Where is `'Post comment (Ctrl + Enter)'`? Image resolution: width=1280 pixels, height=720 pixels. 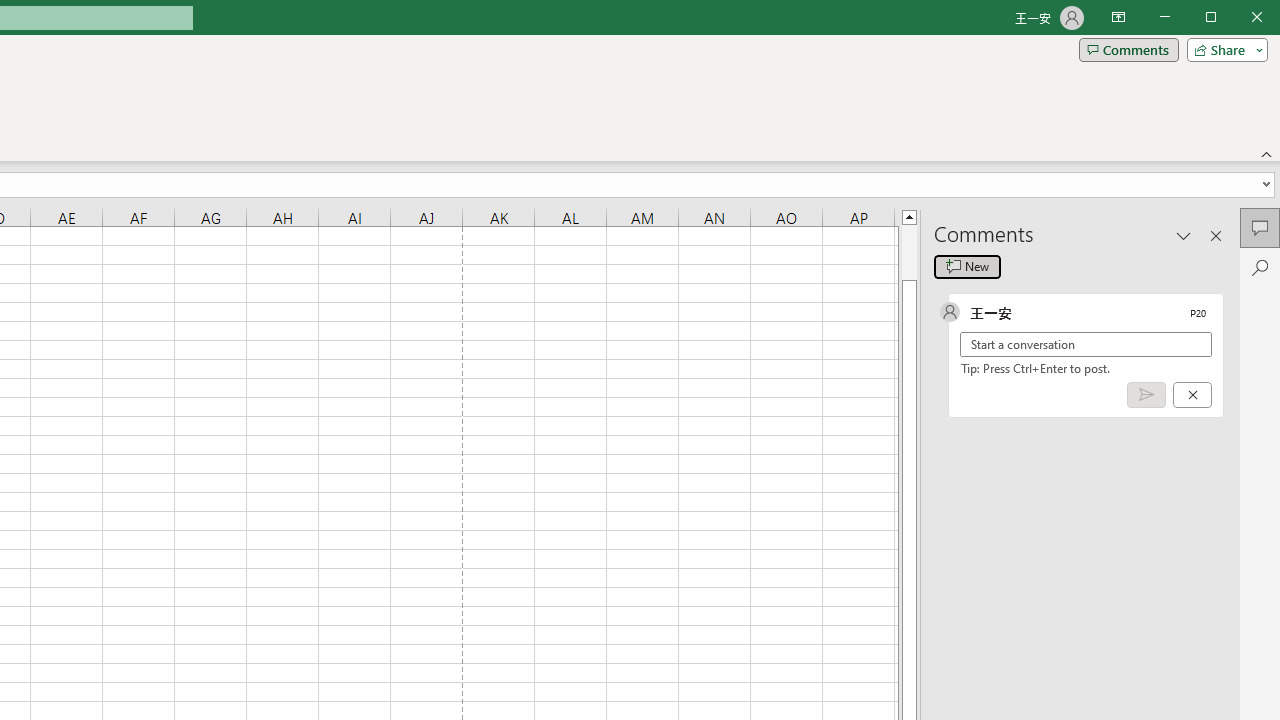
'Post comment (Ctrl + Enter)' is located at coordinates (1146, 395).